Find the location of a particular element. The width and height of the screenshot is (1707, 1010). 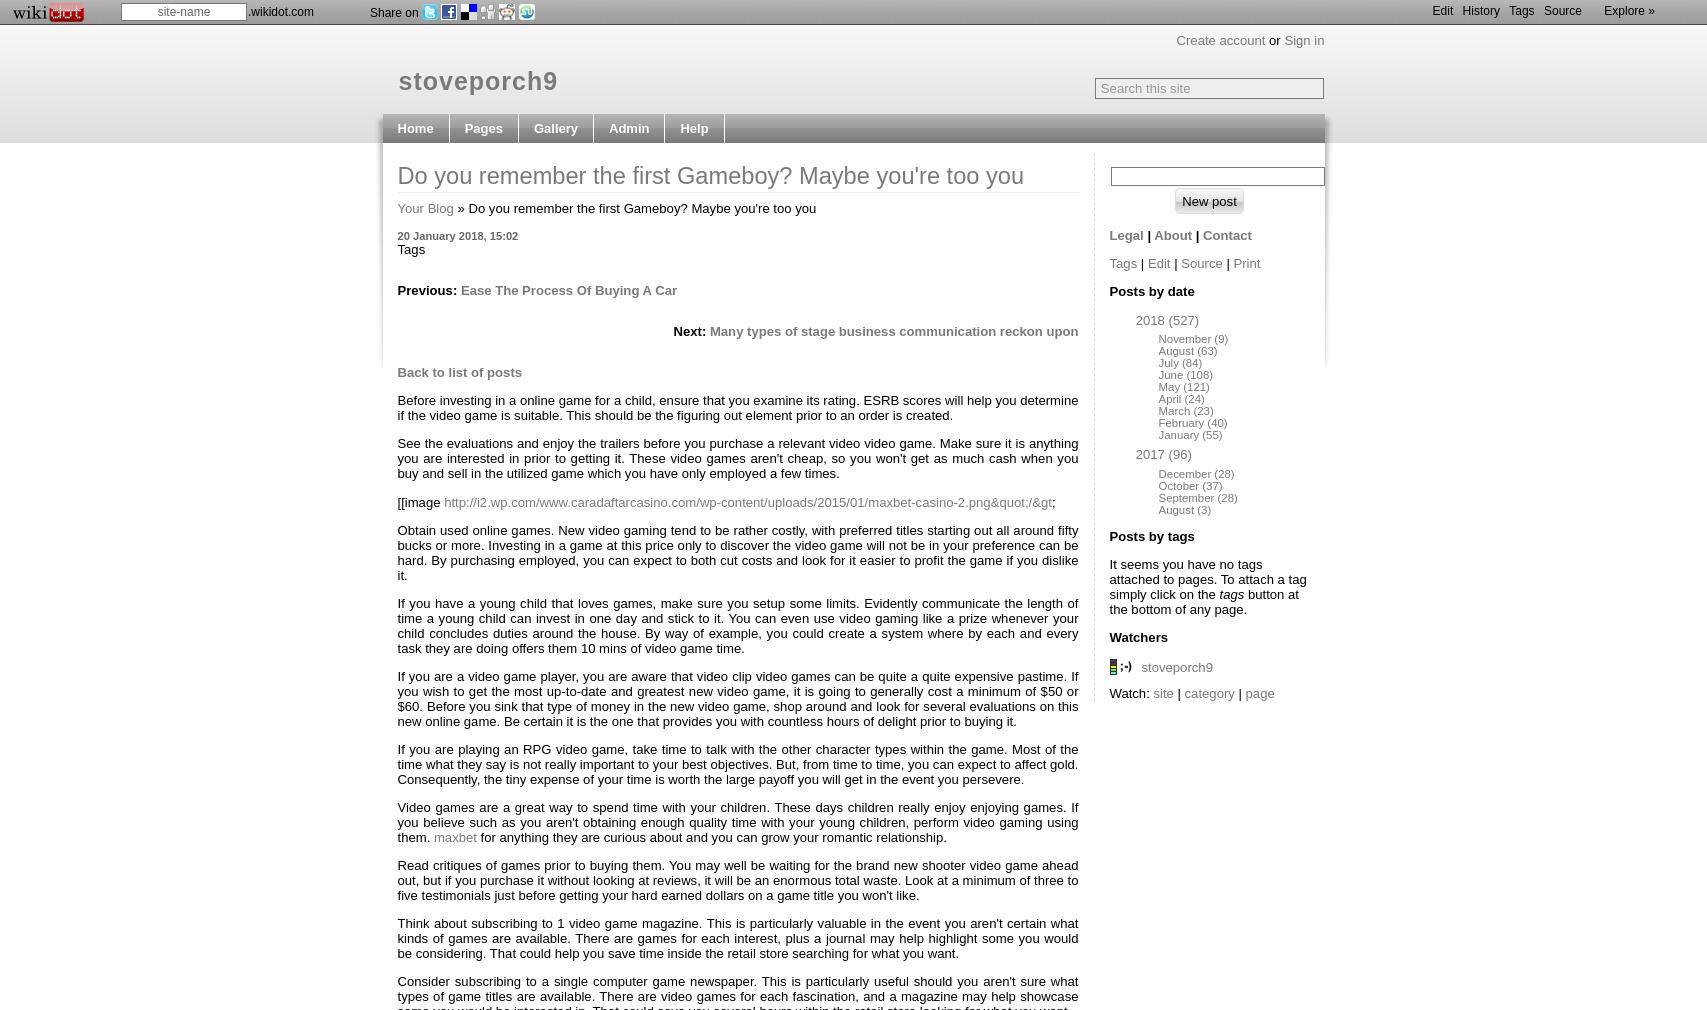

'June (108)' is located at coordinates (1157, 375).